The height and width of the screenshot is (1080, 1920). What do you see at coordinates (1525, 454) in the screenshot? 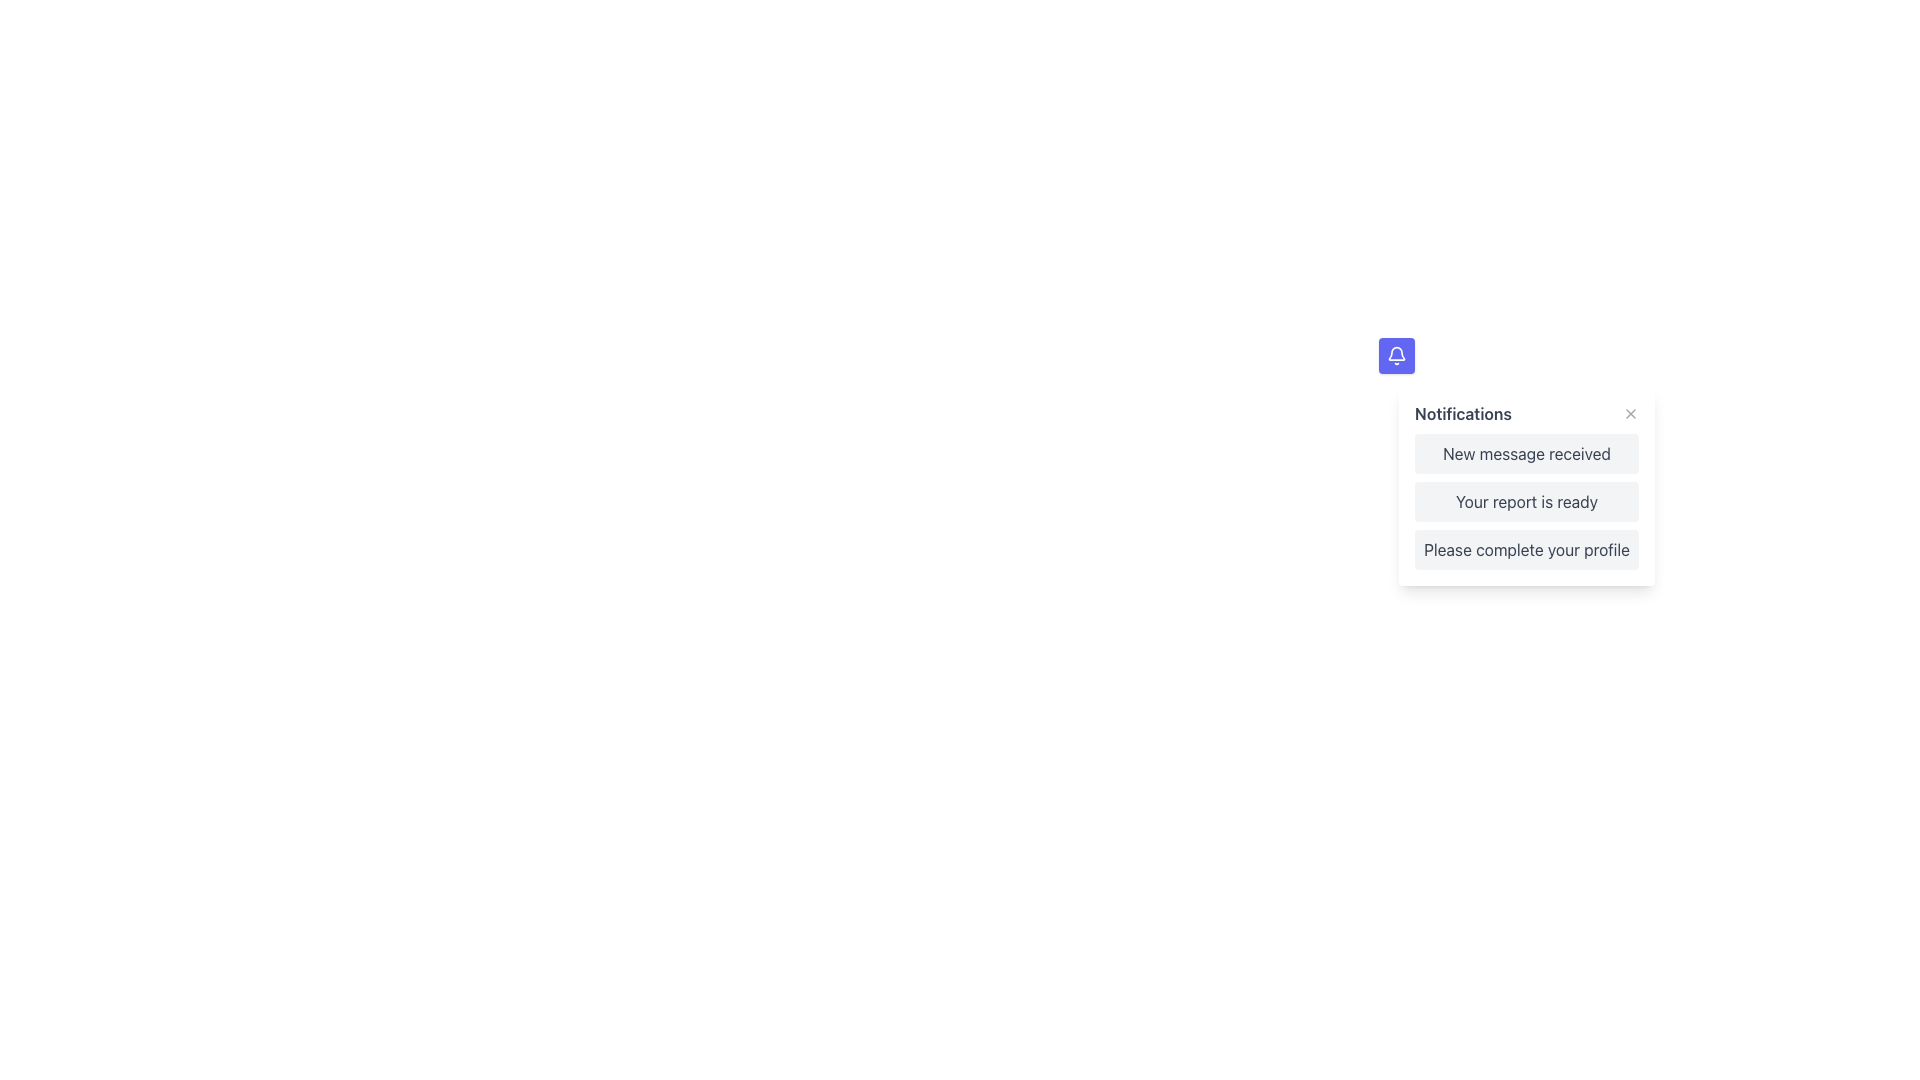
I see `the static text notification that displays 'New message received', which is the first item in the notifications panel` at bounding box center [1525, 454].